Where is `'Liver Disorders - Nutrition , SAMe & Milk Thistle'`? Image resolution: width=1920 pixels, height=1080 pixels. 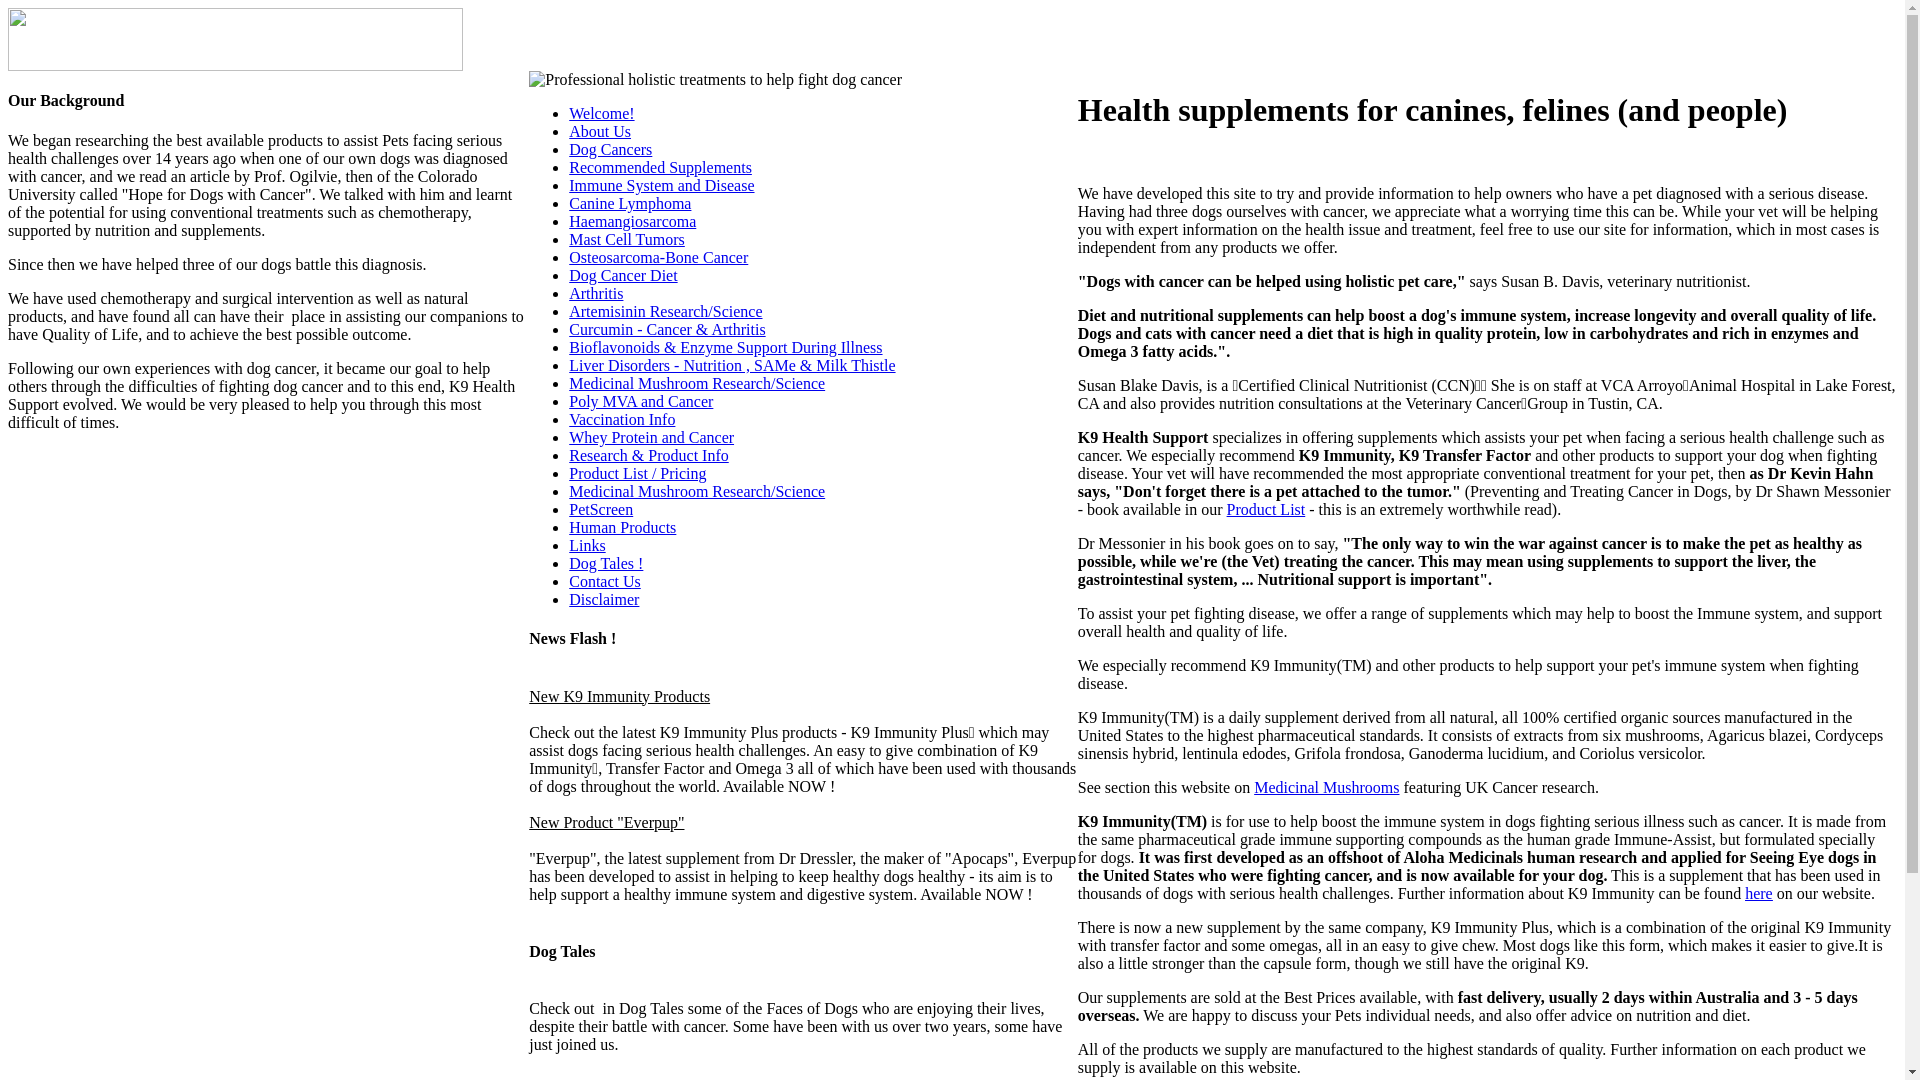
'Liver Disorders - Nutrition , SAMe & Milk Thistle' is located at coordinates (730, 365).